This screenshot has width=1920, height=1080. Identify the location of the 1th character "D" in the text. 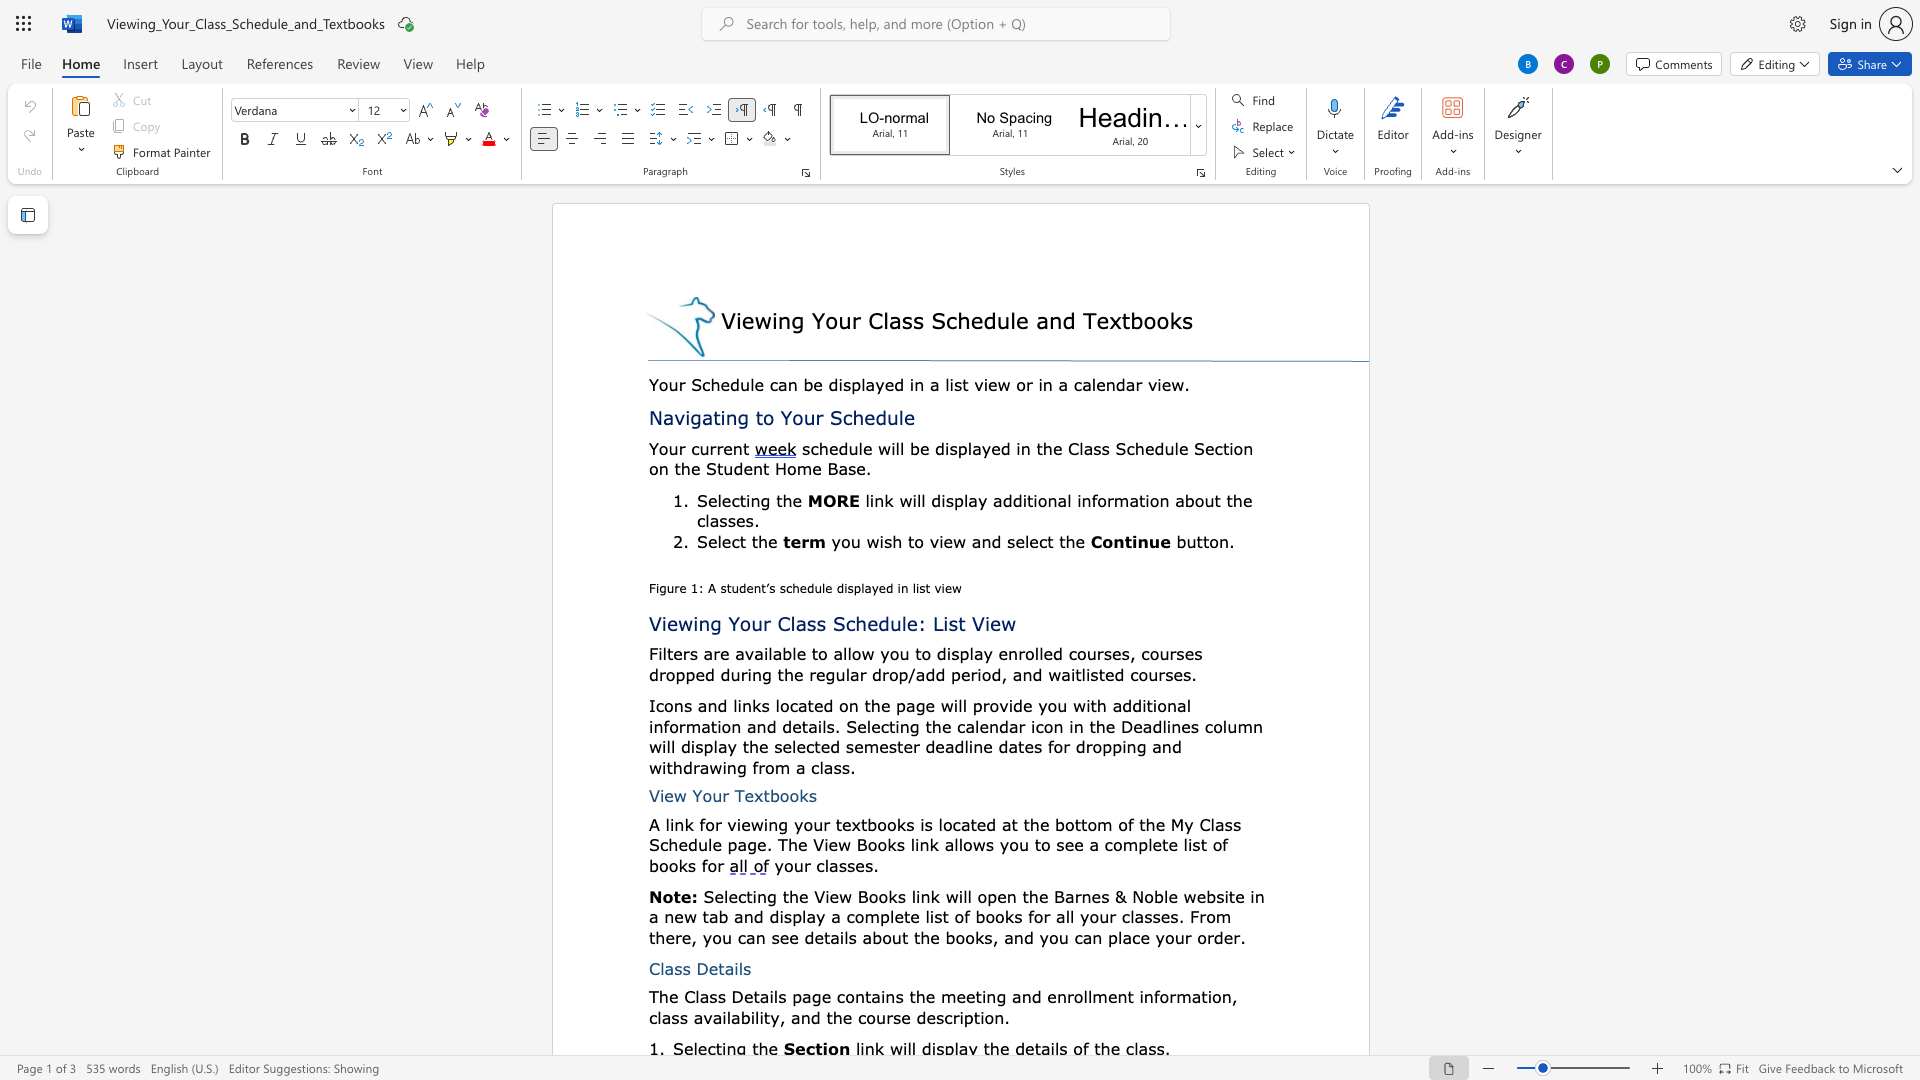
(702, 967).